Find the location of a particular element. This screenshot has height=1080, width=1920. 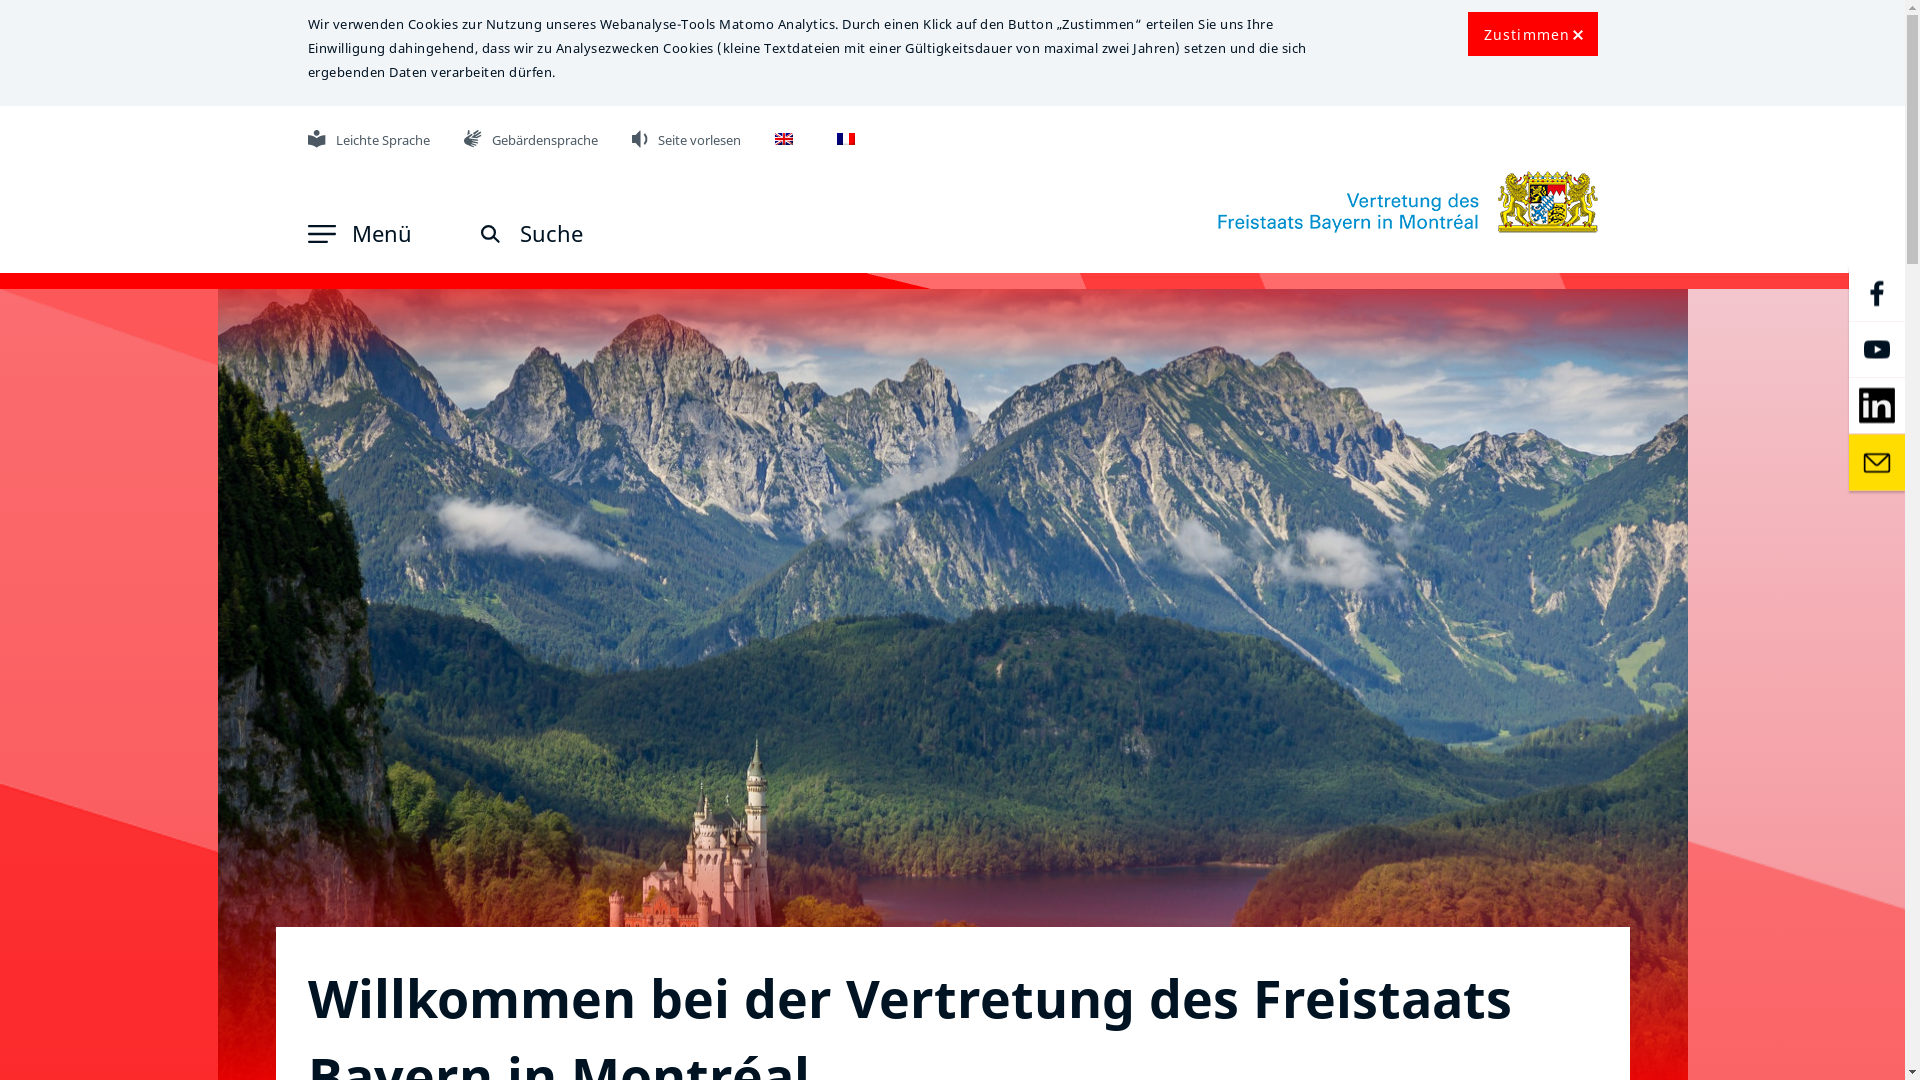

'Vorlesen' is located at coordinates (640, 137).